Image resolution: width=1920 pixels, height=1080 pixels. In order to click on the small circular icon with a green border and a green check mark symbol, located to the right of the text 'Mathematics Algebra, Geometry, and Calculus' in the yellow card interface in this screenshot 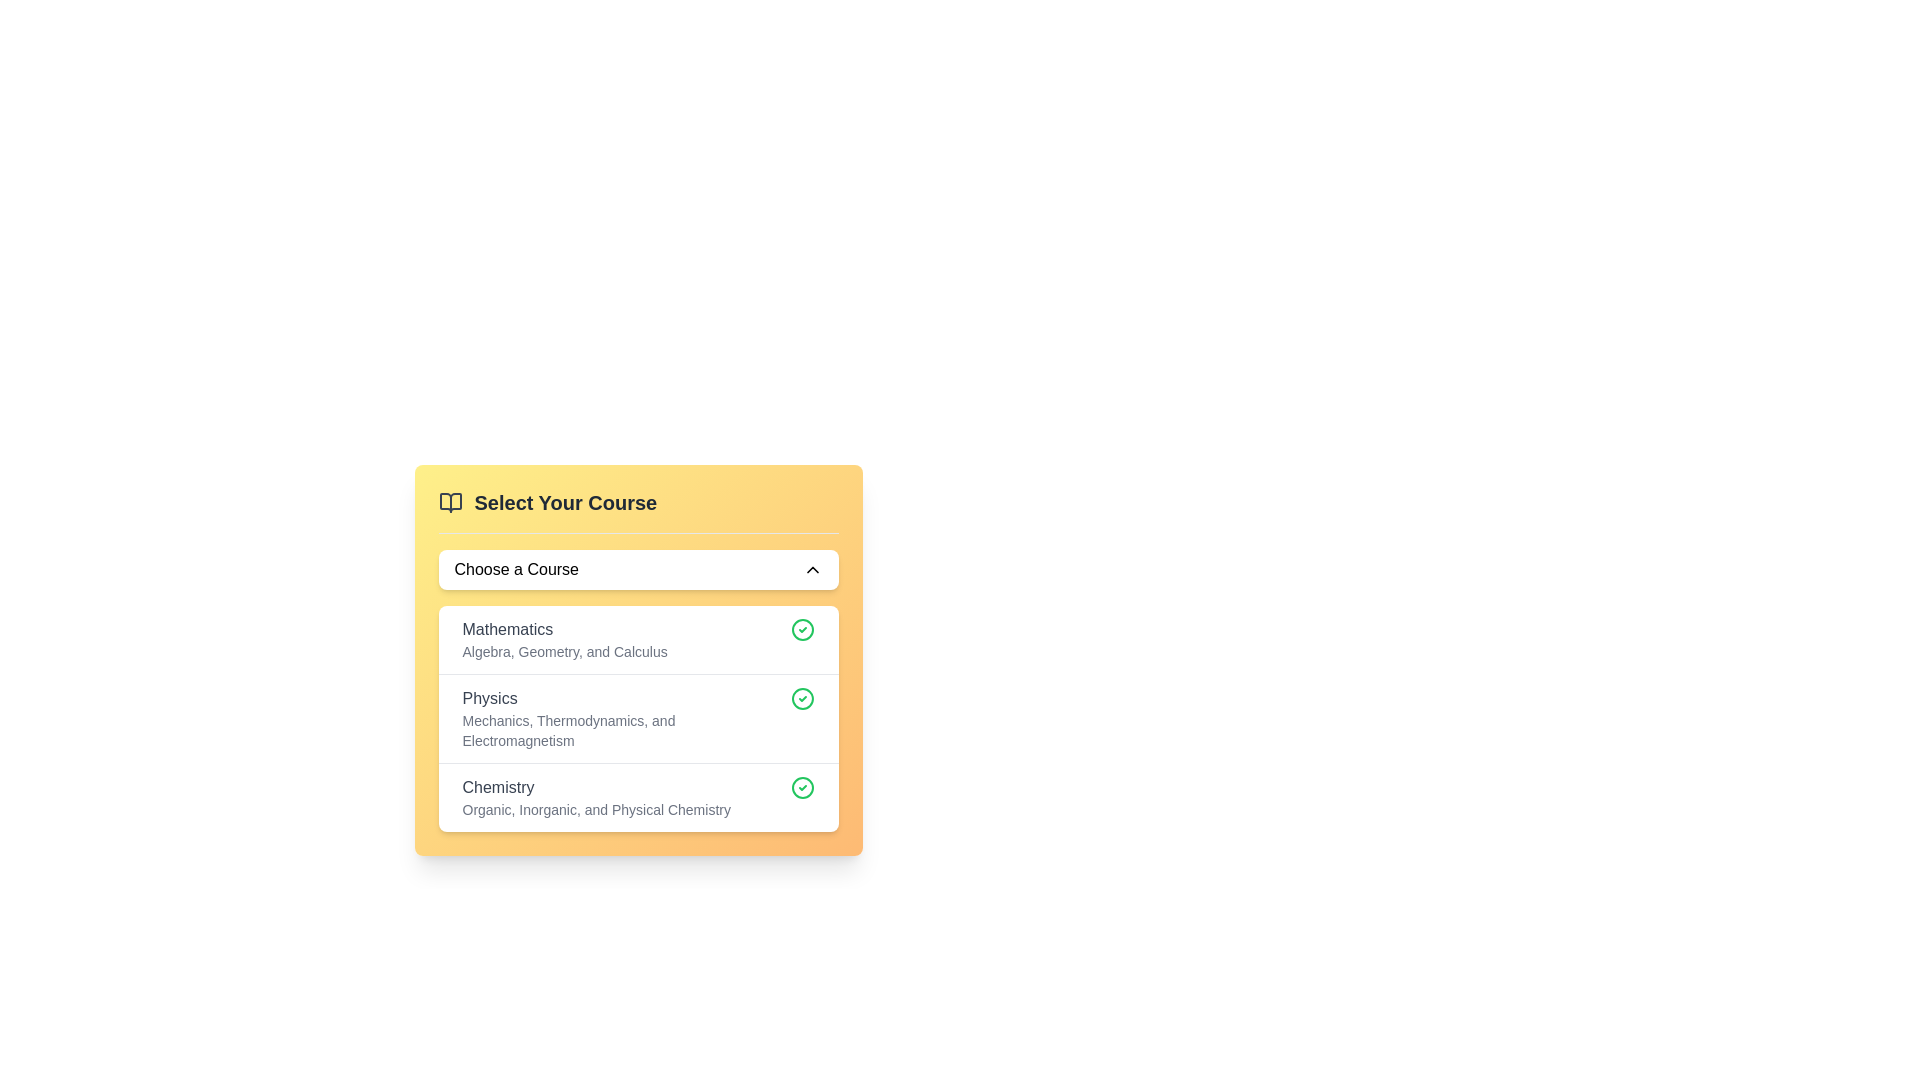, I will do `click(802, 628)`.